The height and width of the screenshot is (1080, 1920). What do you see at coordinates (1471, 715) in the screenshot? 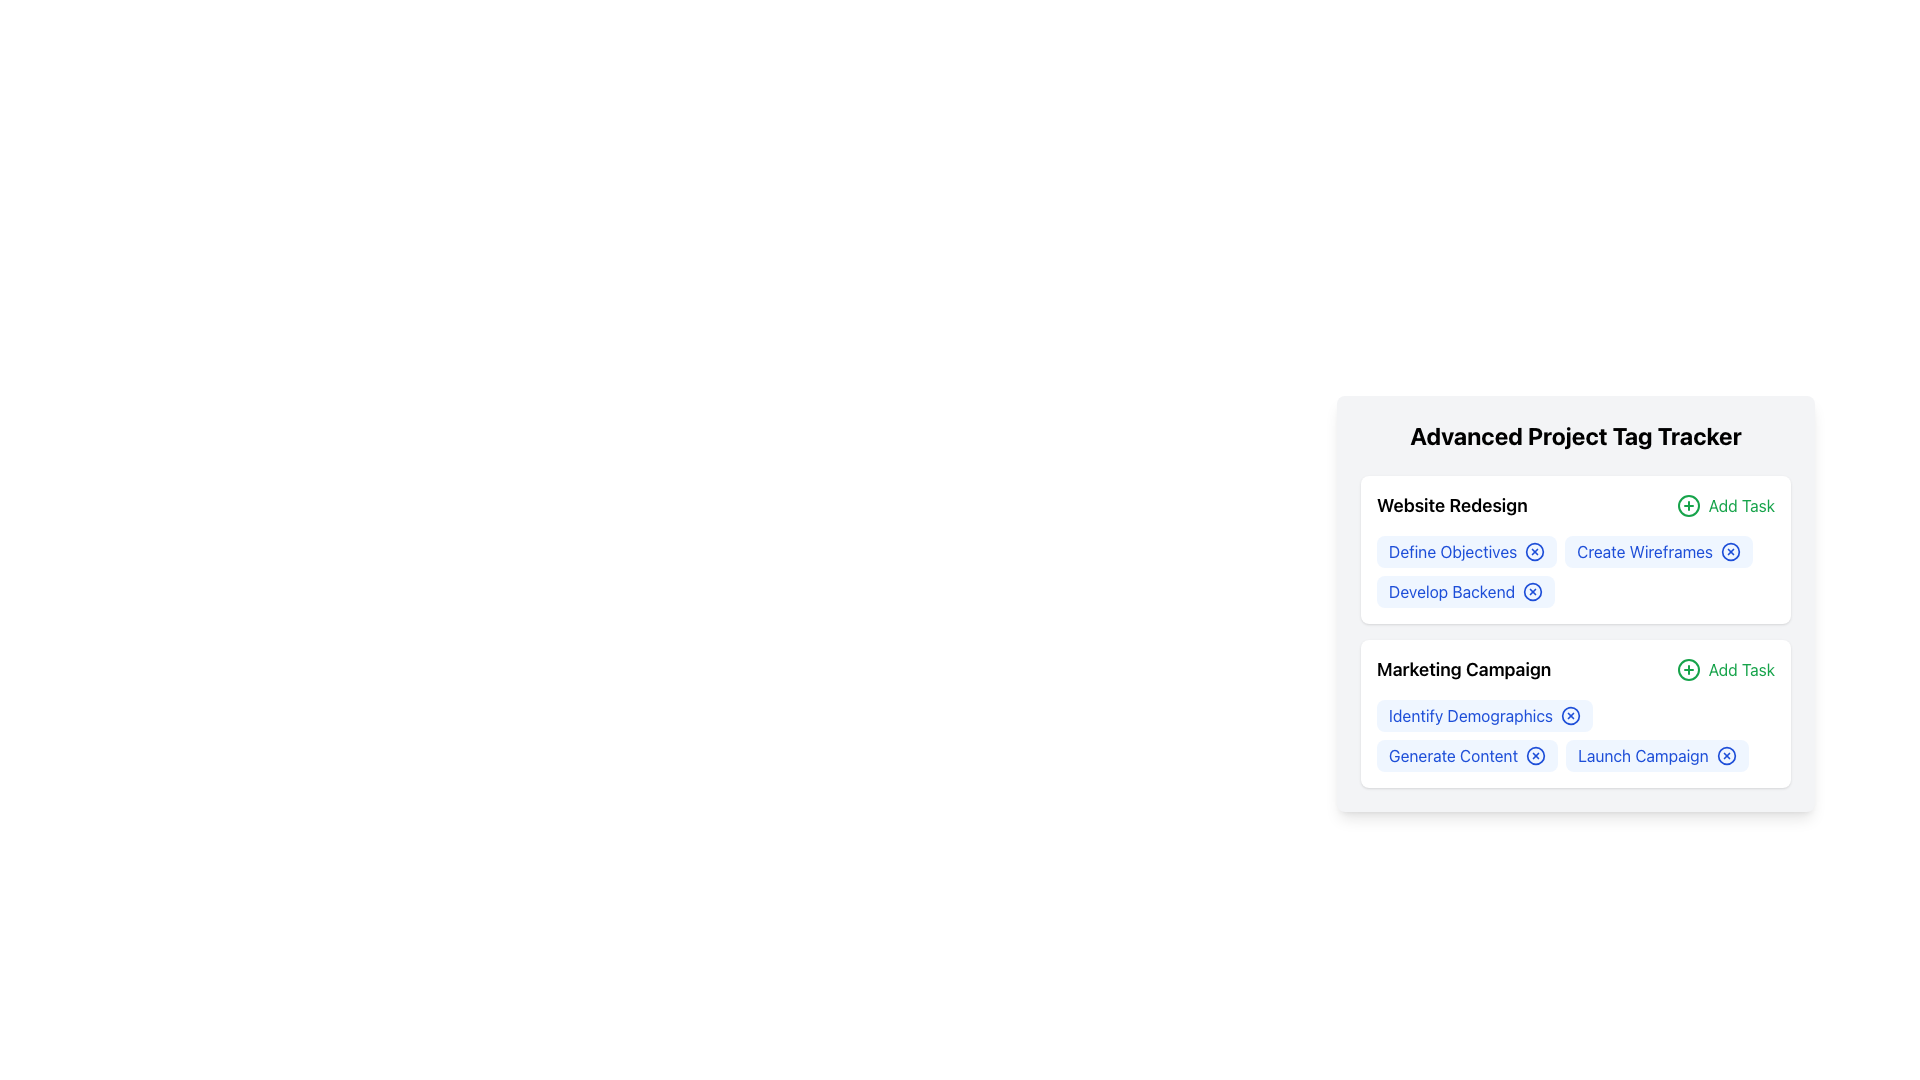
I see `the 'Identify Demographics' label element, which is styled with blue text on a light blue background and is the first item in the 'Marketing Campaign' group` at bounding box center [1471, 715].